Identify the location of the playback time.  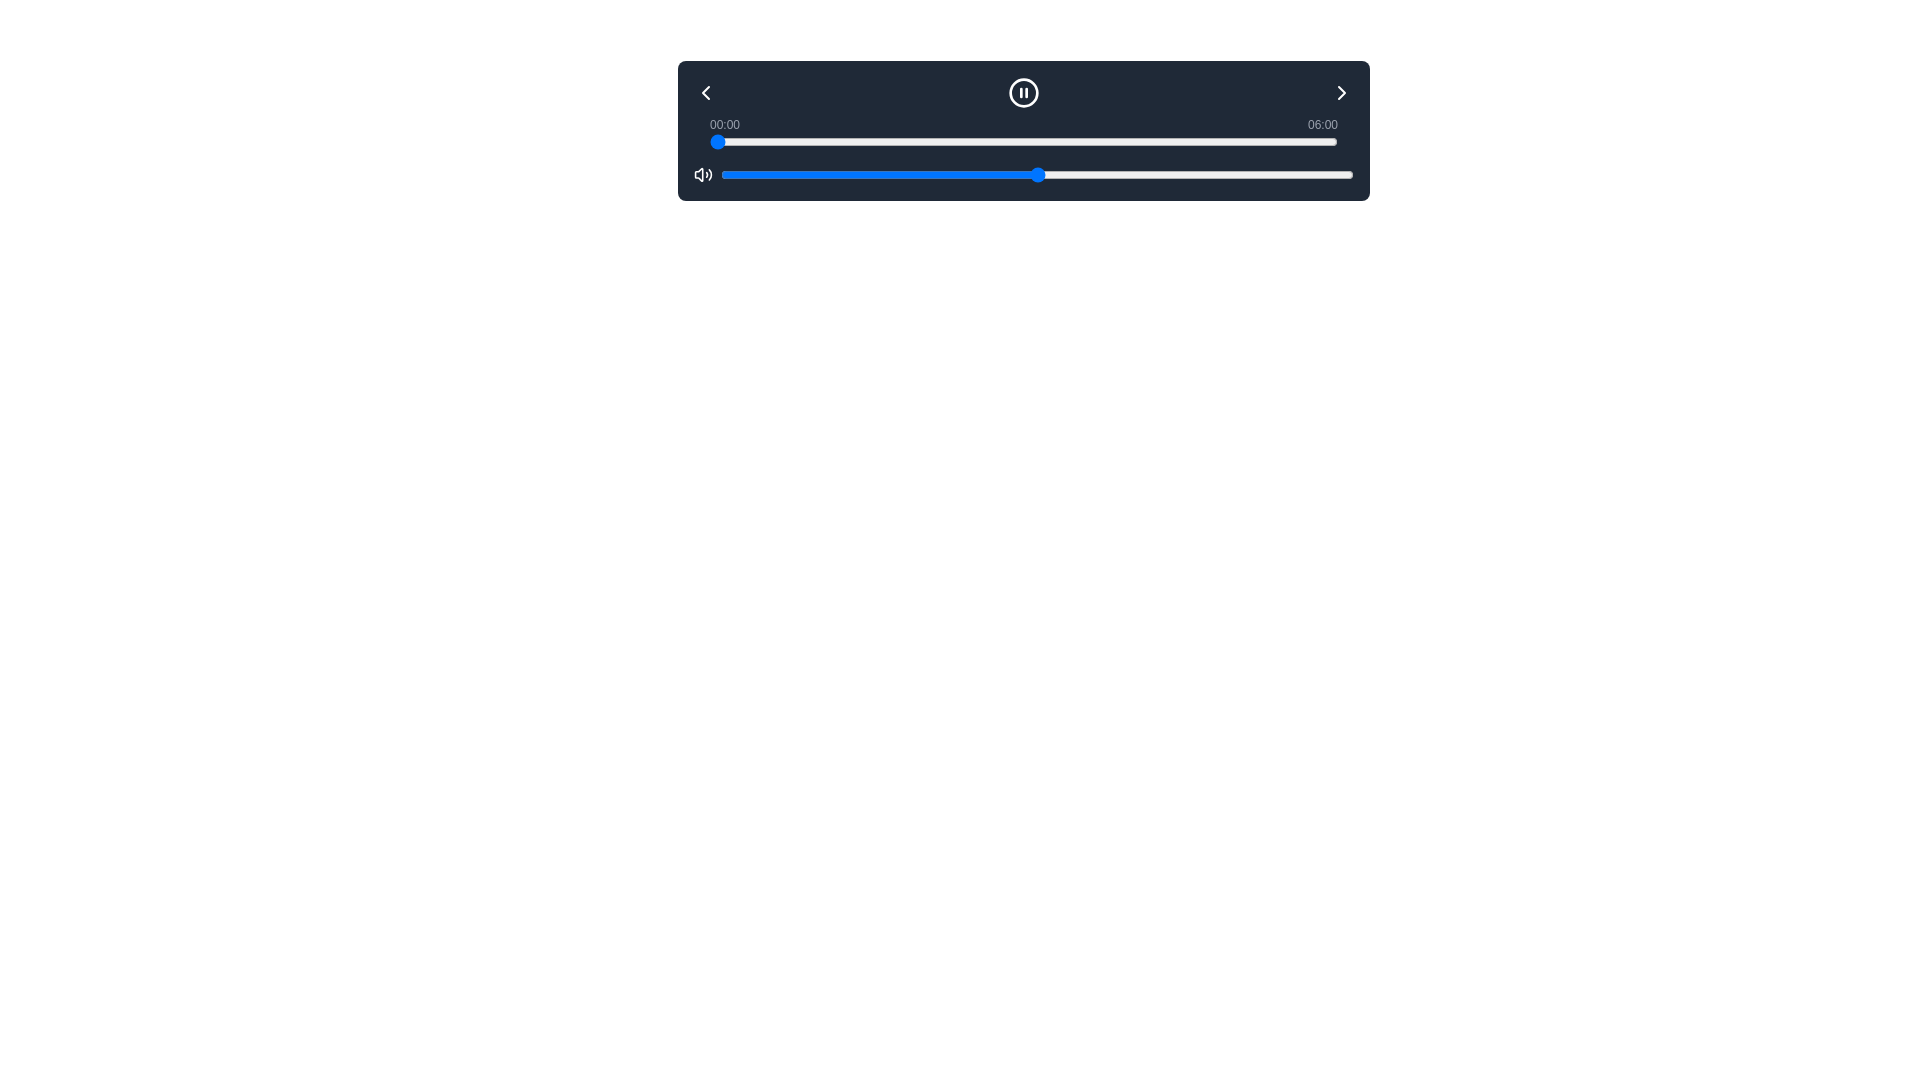
(1290, 141).